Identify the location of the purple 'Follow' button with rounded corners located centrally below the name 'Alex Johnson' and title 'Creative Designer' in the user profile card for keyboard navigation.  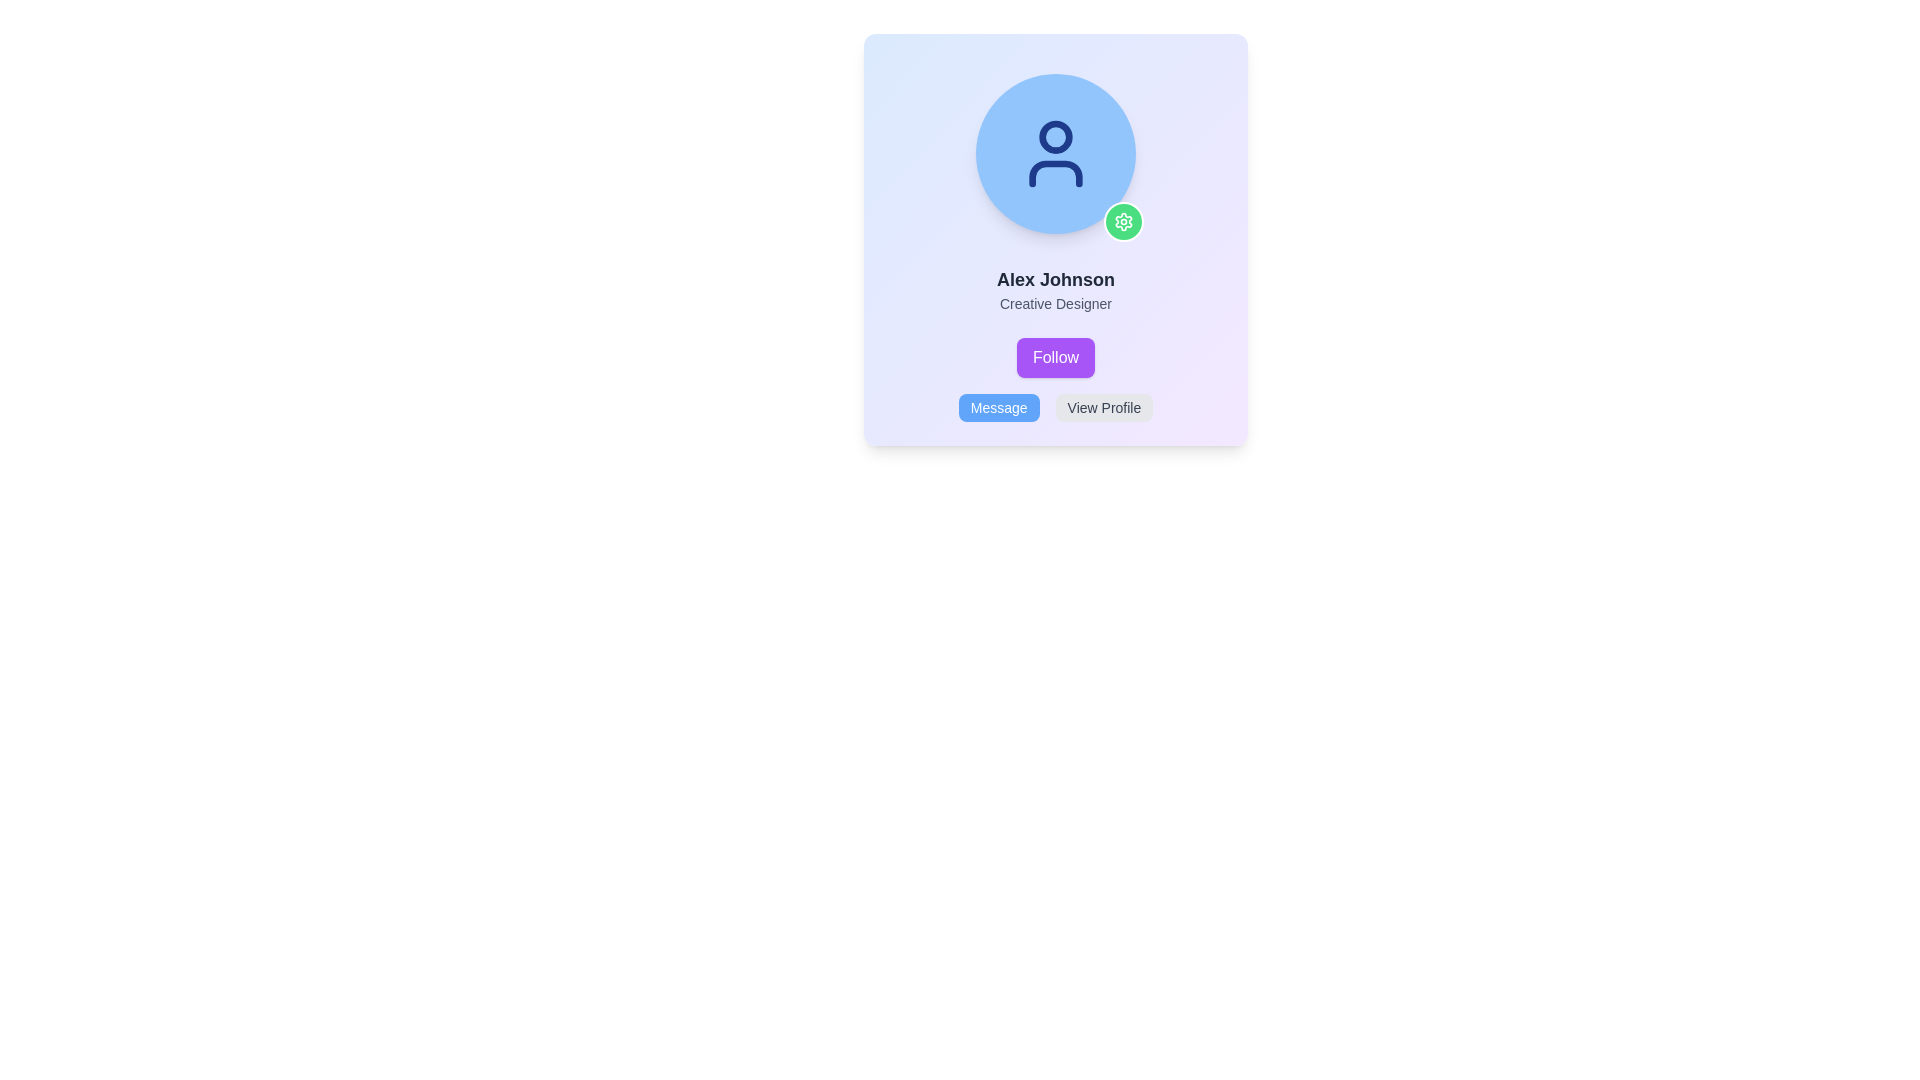
(1055, 357).